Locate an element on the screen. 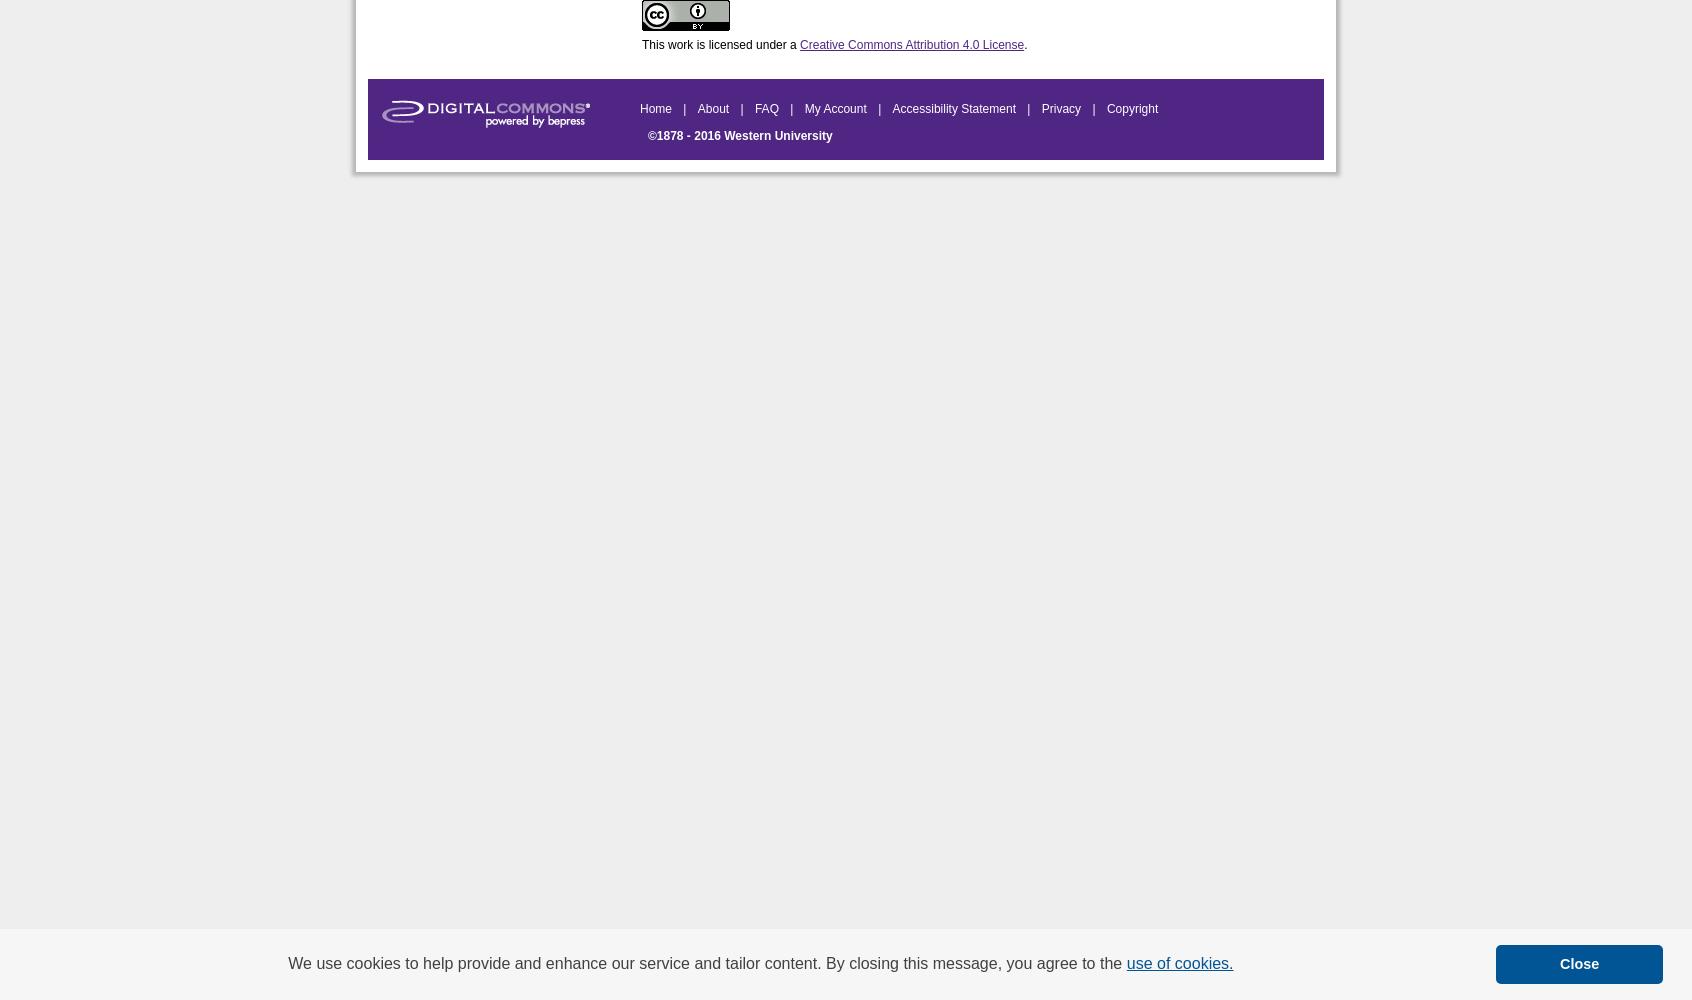 The width and height of the screenshot is (1692, 1000). 'We use cookies to help provide and enhance our service and tailor content. By closing this message, you agree to the' is located at coordinates (705, 962).